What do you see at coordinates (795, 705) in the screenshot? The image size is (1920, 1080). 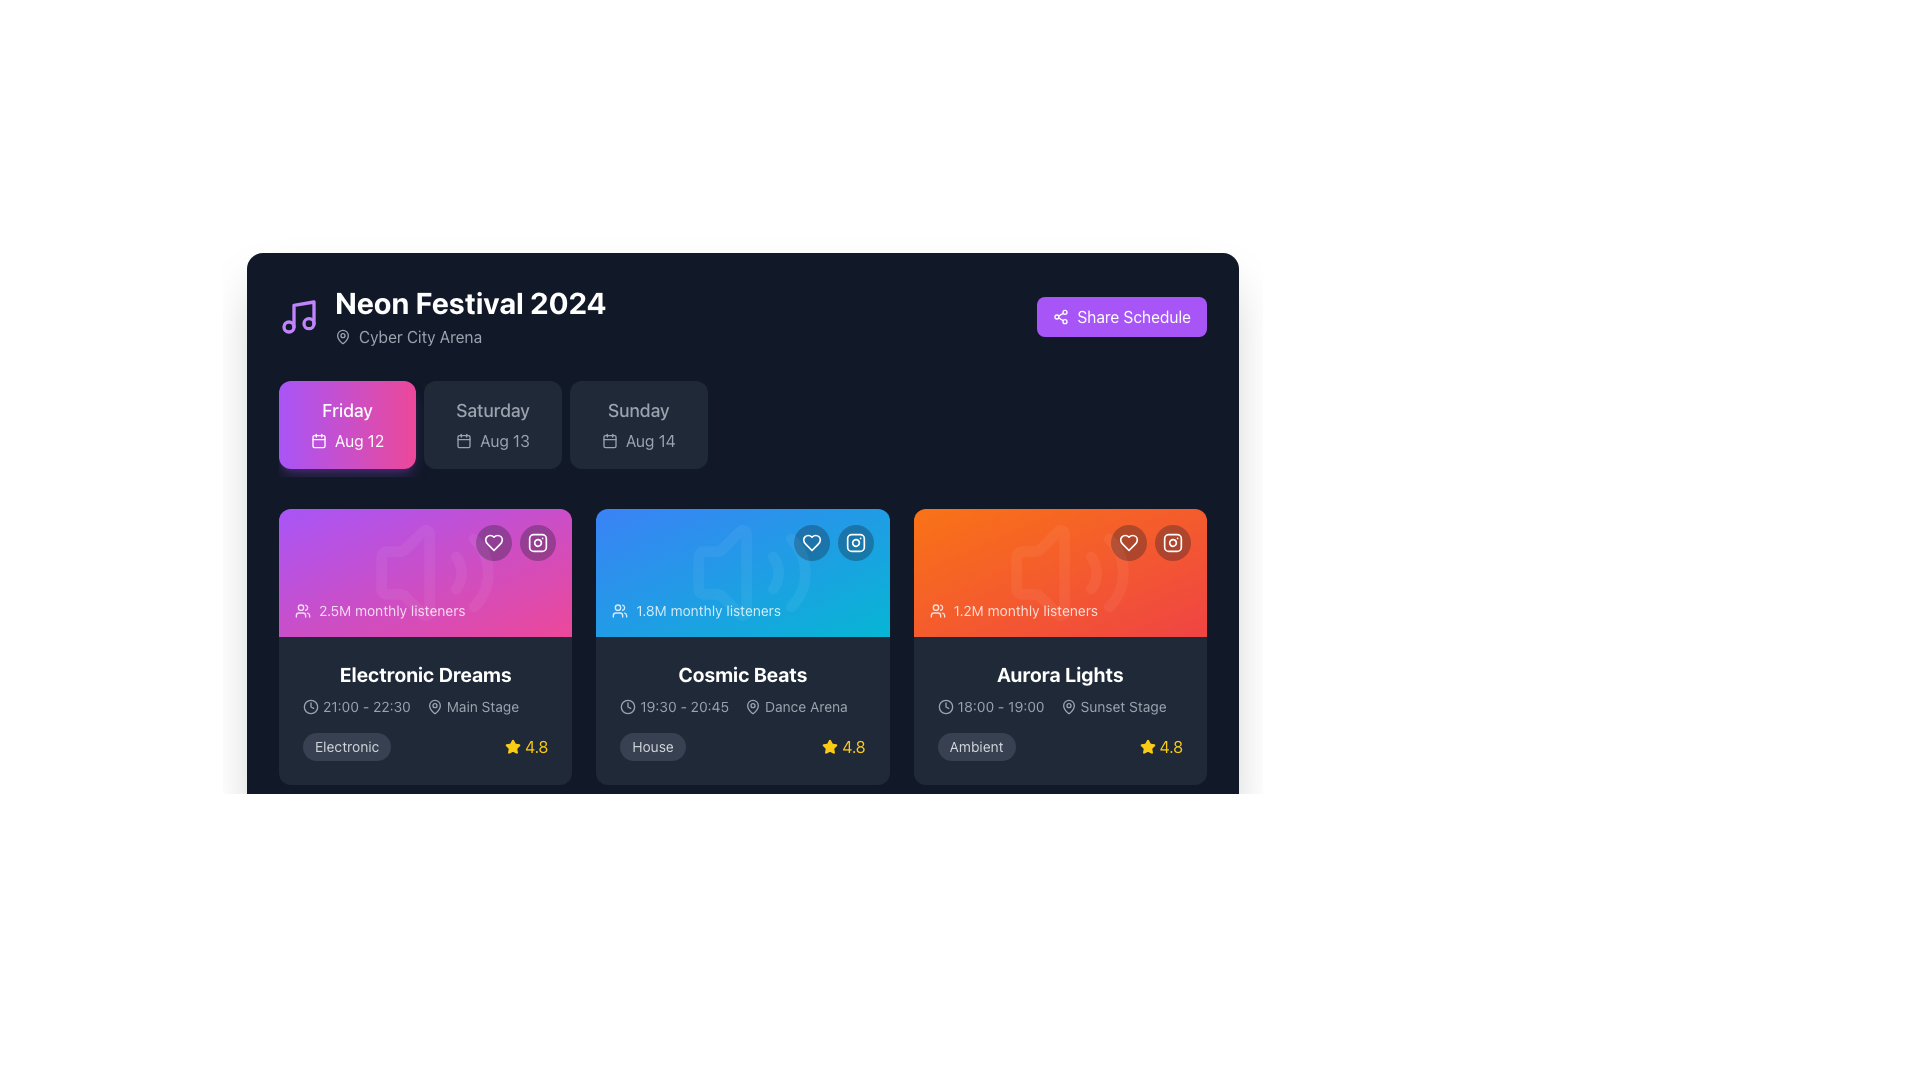 I see `the text label indicating the location for the 'Cosmic Beats' event, which is located in the bottom section of the 'Cosmic Beats' card, to the right of the time range 19:30 - 20:45` at bounding box center [795, 705].